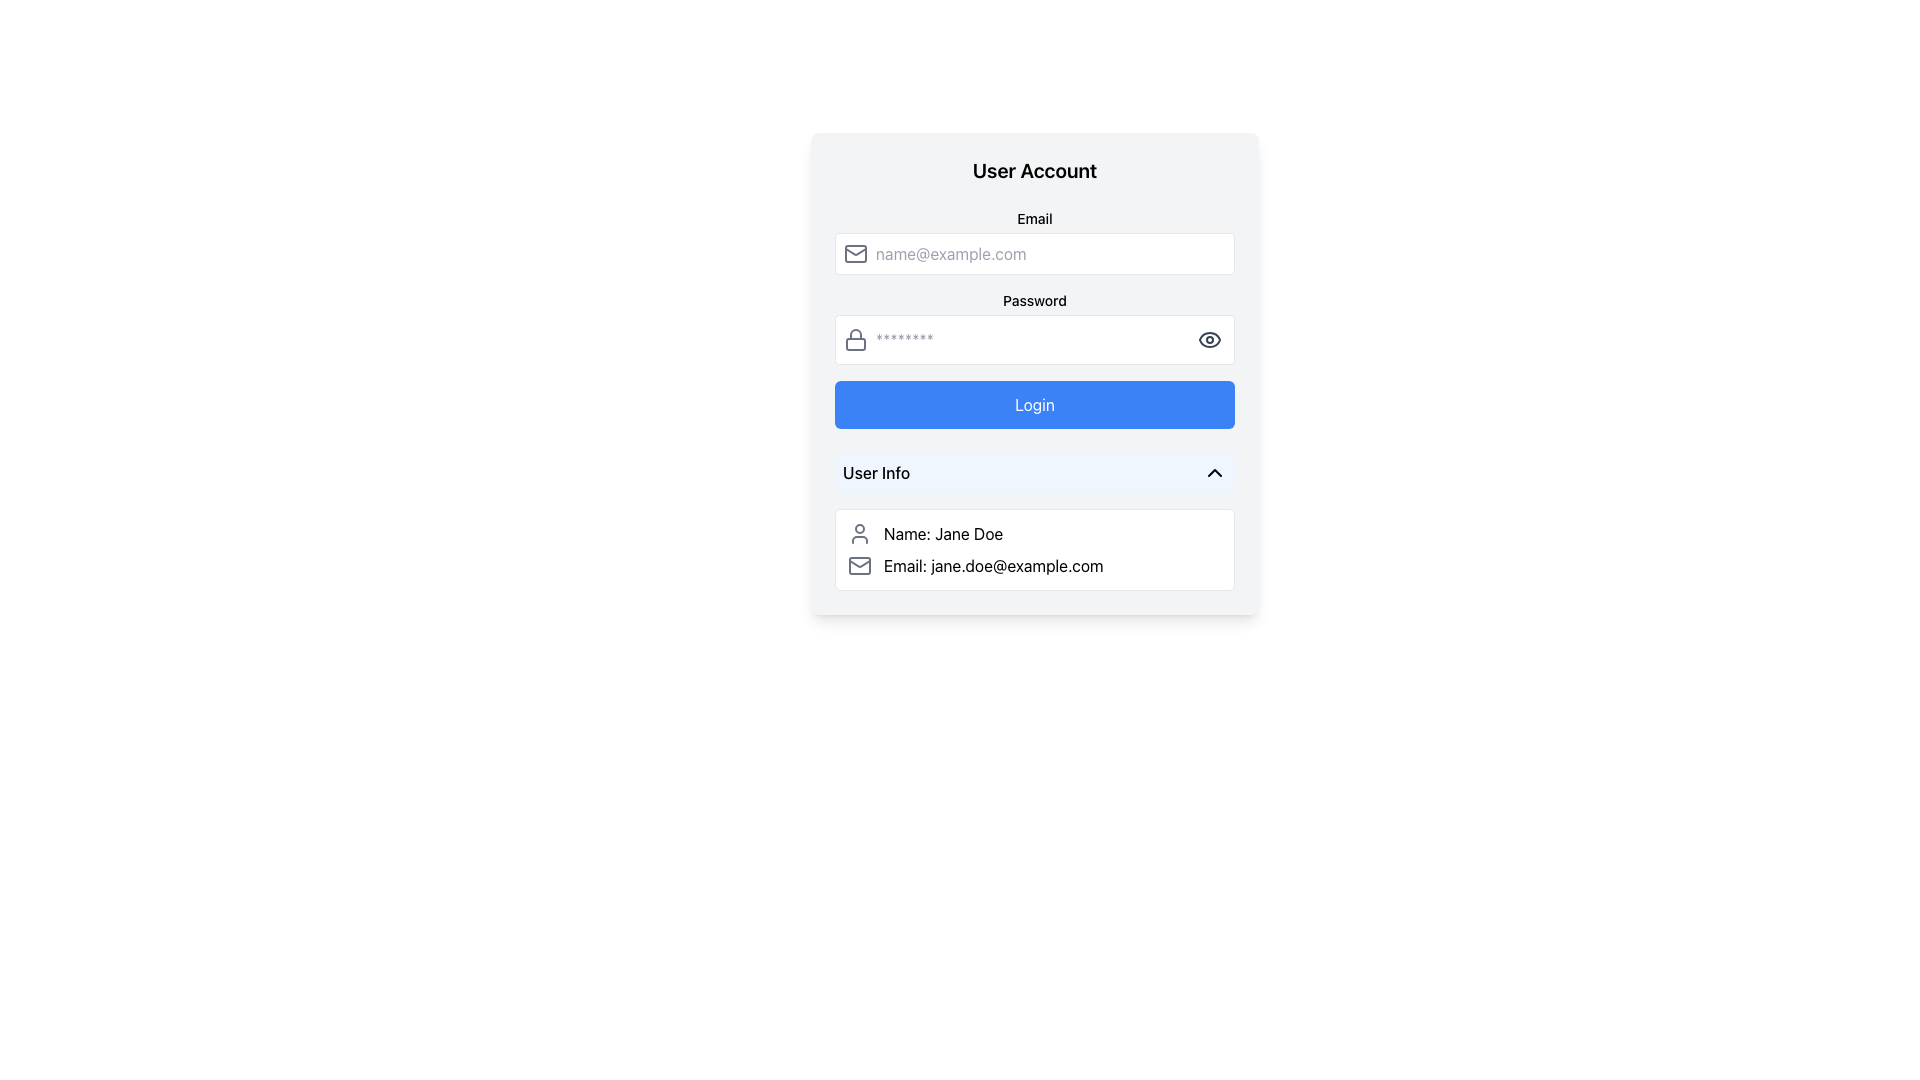 The height and width of the screenshot is (1080, 1920). What do you see at coordinates (855, 342) in the screenshot?
I see `the lock body icon within the lock icon, which symbolizes security, positioned to the left of the password input field in the login form` at bounding box center [855, 342].